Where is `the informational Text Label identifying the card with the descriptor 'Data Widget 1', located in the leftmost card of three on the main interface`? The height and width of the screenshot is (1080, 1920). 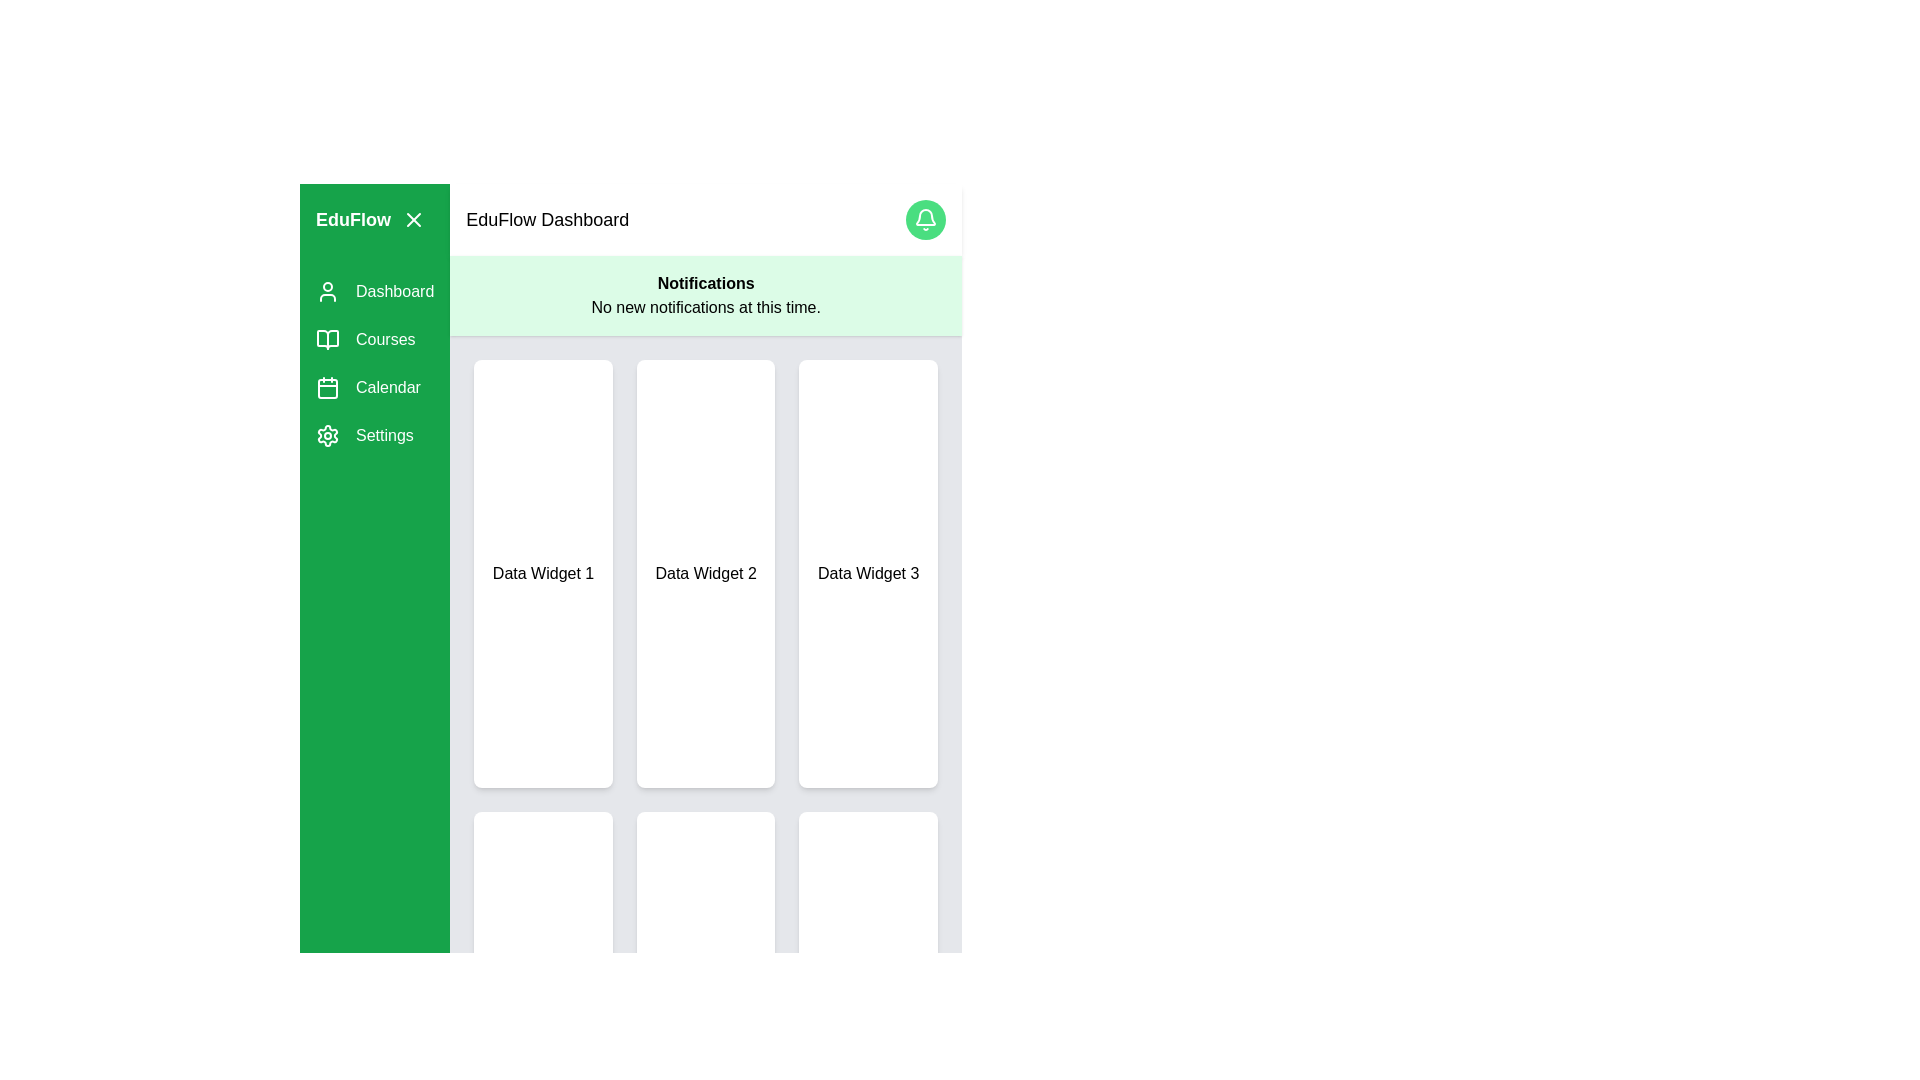
the informational Text Label identifying the card with the descriptor 'Data Widget 1', located in the leftmost card of three on the main interface is located at coordinates (543, 574).